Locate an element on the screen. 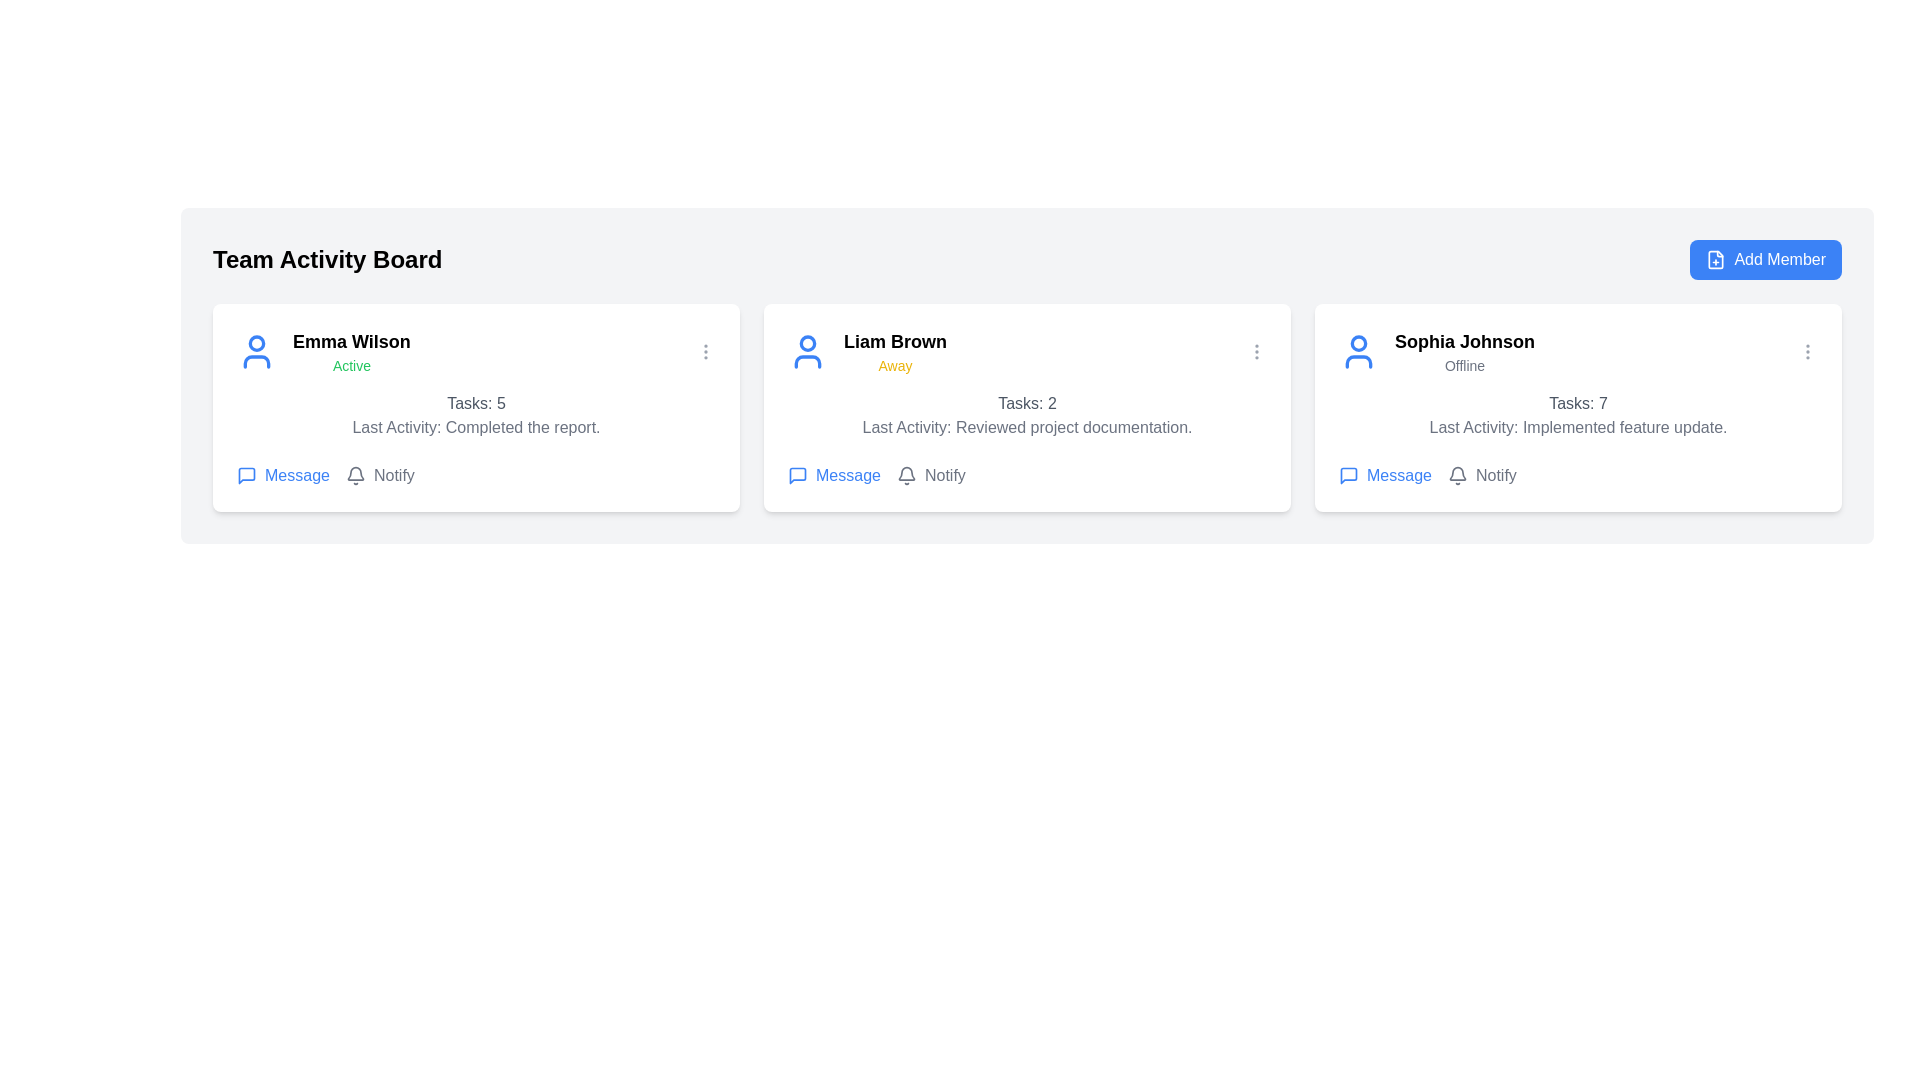 This screenshot has height=1080, width=1920. the bell-shaped notification icon located within the 'Notify' option of the last user card related to 'Sophia Johnson' is located at coordinates (1457, 475).